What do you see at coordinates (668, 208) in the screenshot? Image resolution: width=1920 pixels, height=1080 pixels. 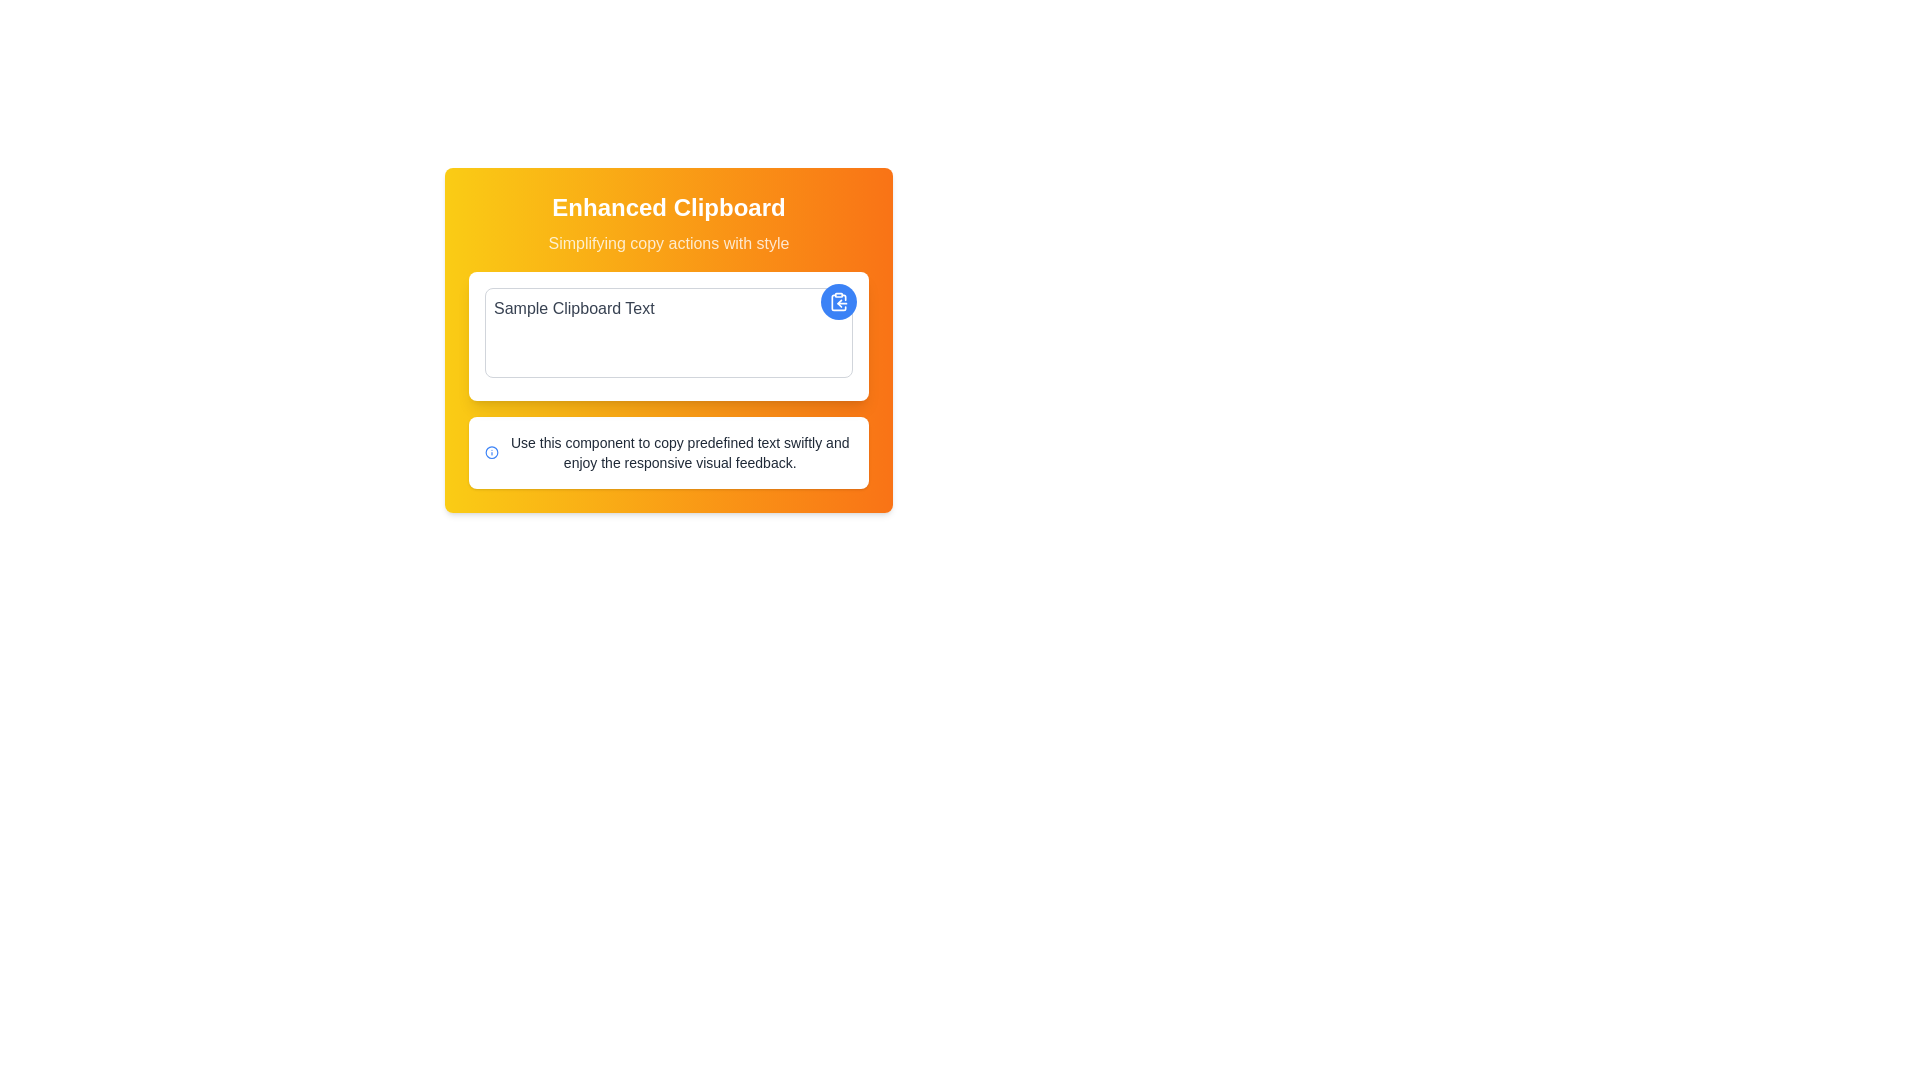 I see `text label displaying 'Enhanced Clipboard' which is styled in large, bold, white font on an orange background, located at the top of the interface` at bounding box center [668, 208].